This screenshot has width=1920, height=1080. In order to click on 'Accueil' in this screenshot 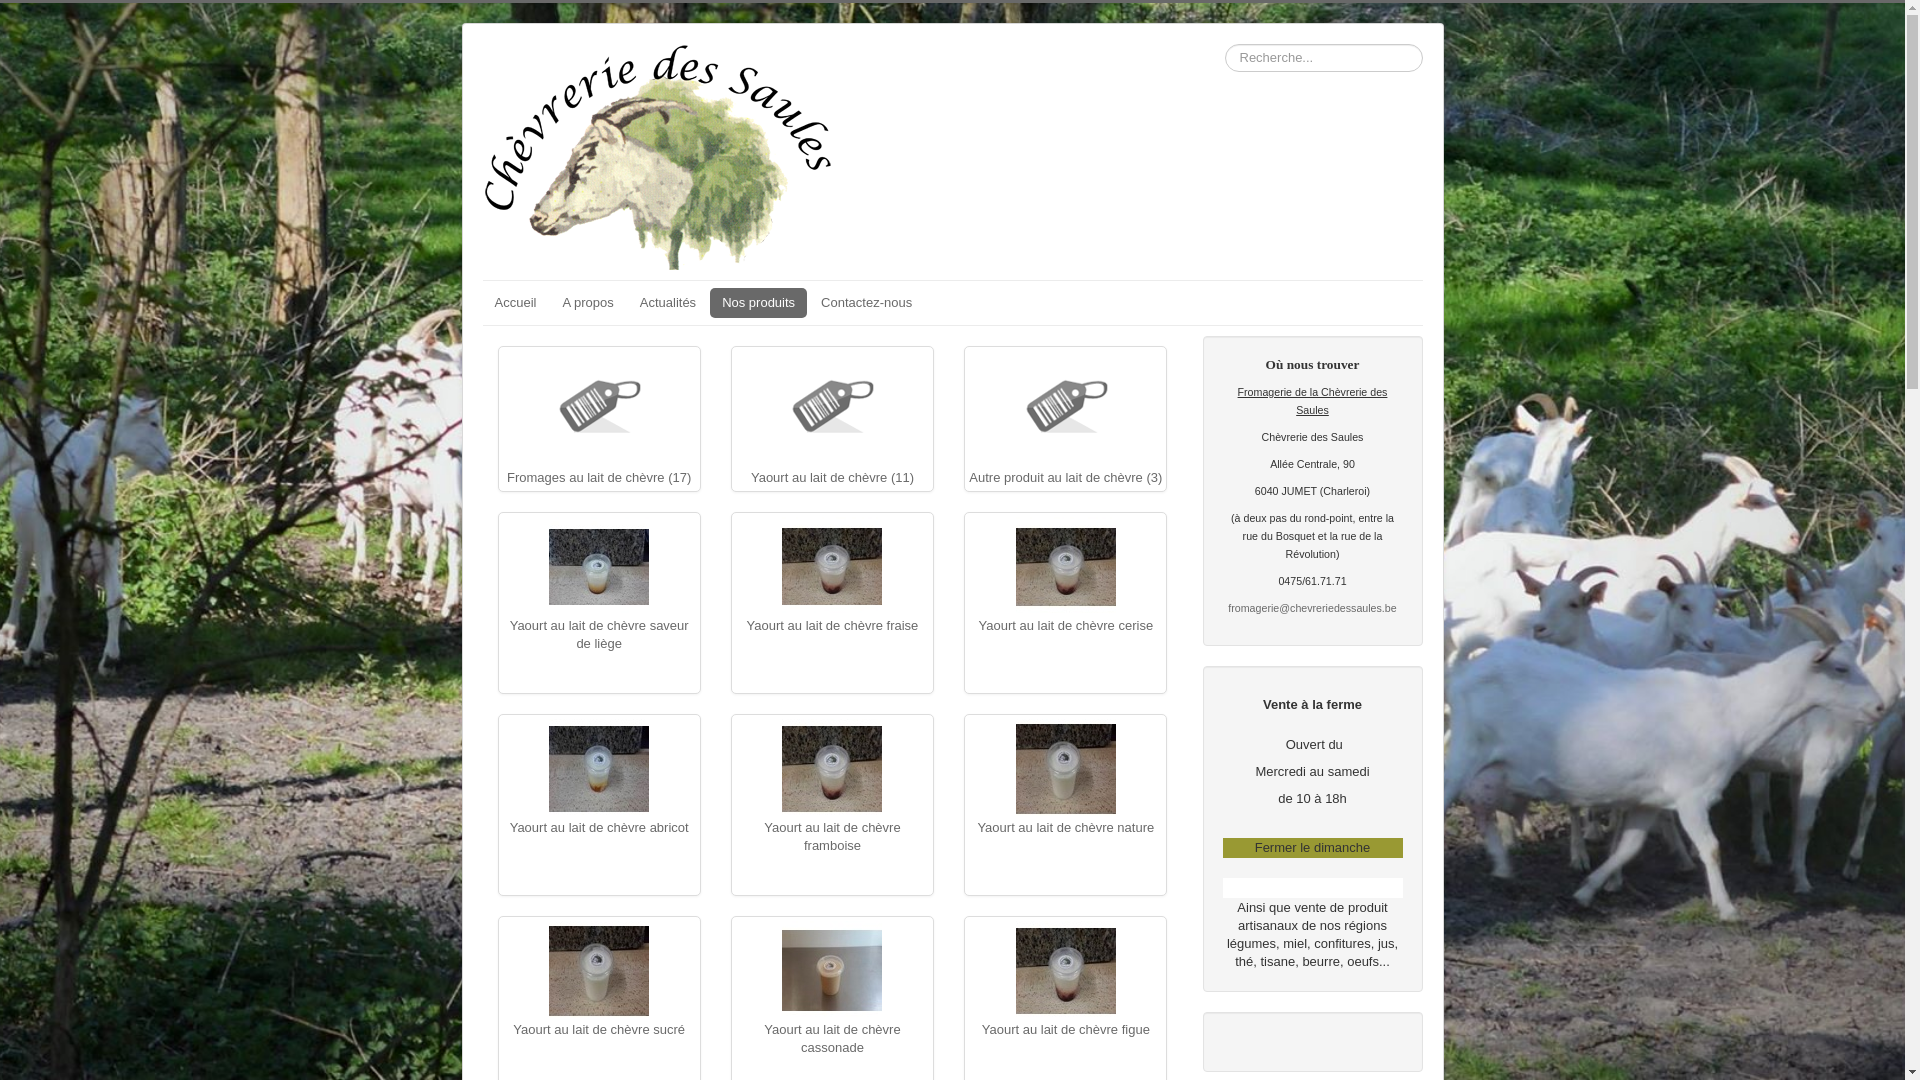, I will do `click(481, 303)`.